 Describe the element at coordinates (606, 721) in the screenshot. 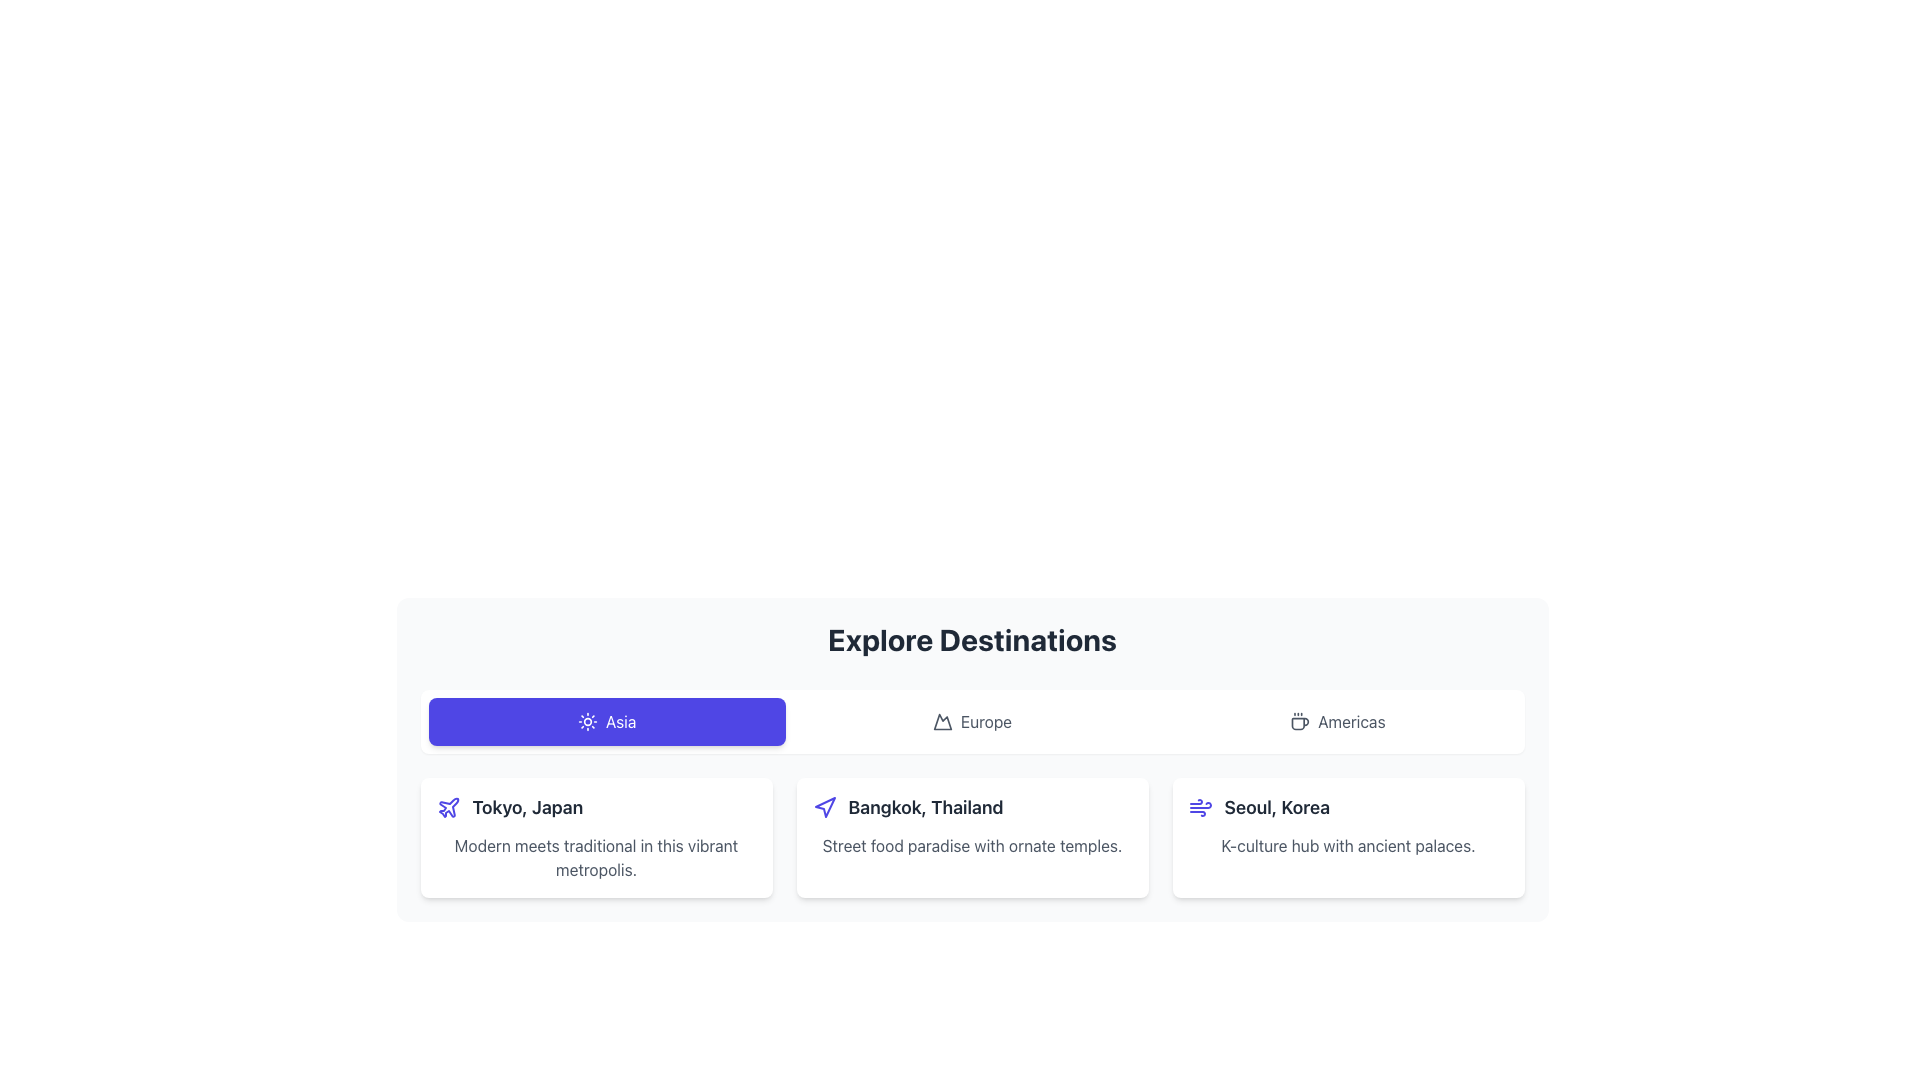

I see `the rectangular button with a rounded border, purple background, white sun icon, and the text 'Asia'` at that location.